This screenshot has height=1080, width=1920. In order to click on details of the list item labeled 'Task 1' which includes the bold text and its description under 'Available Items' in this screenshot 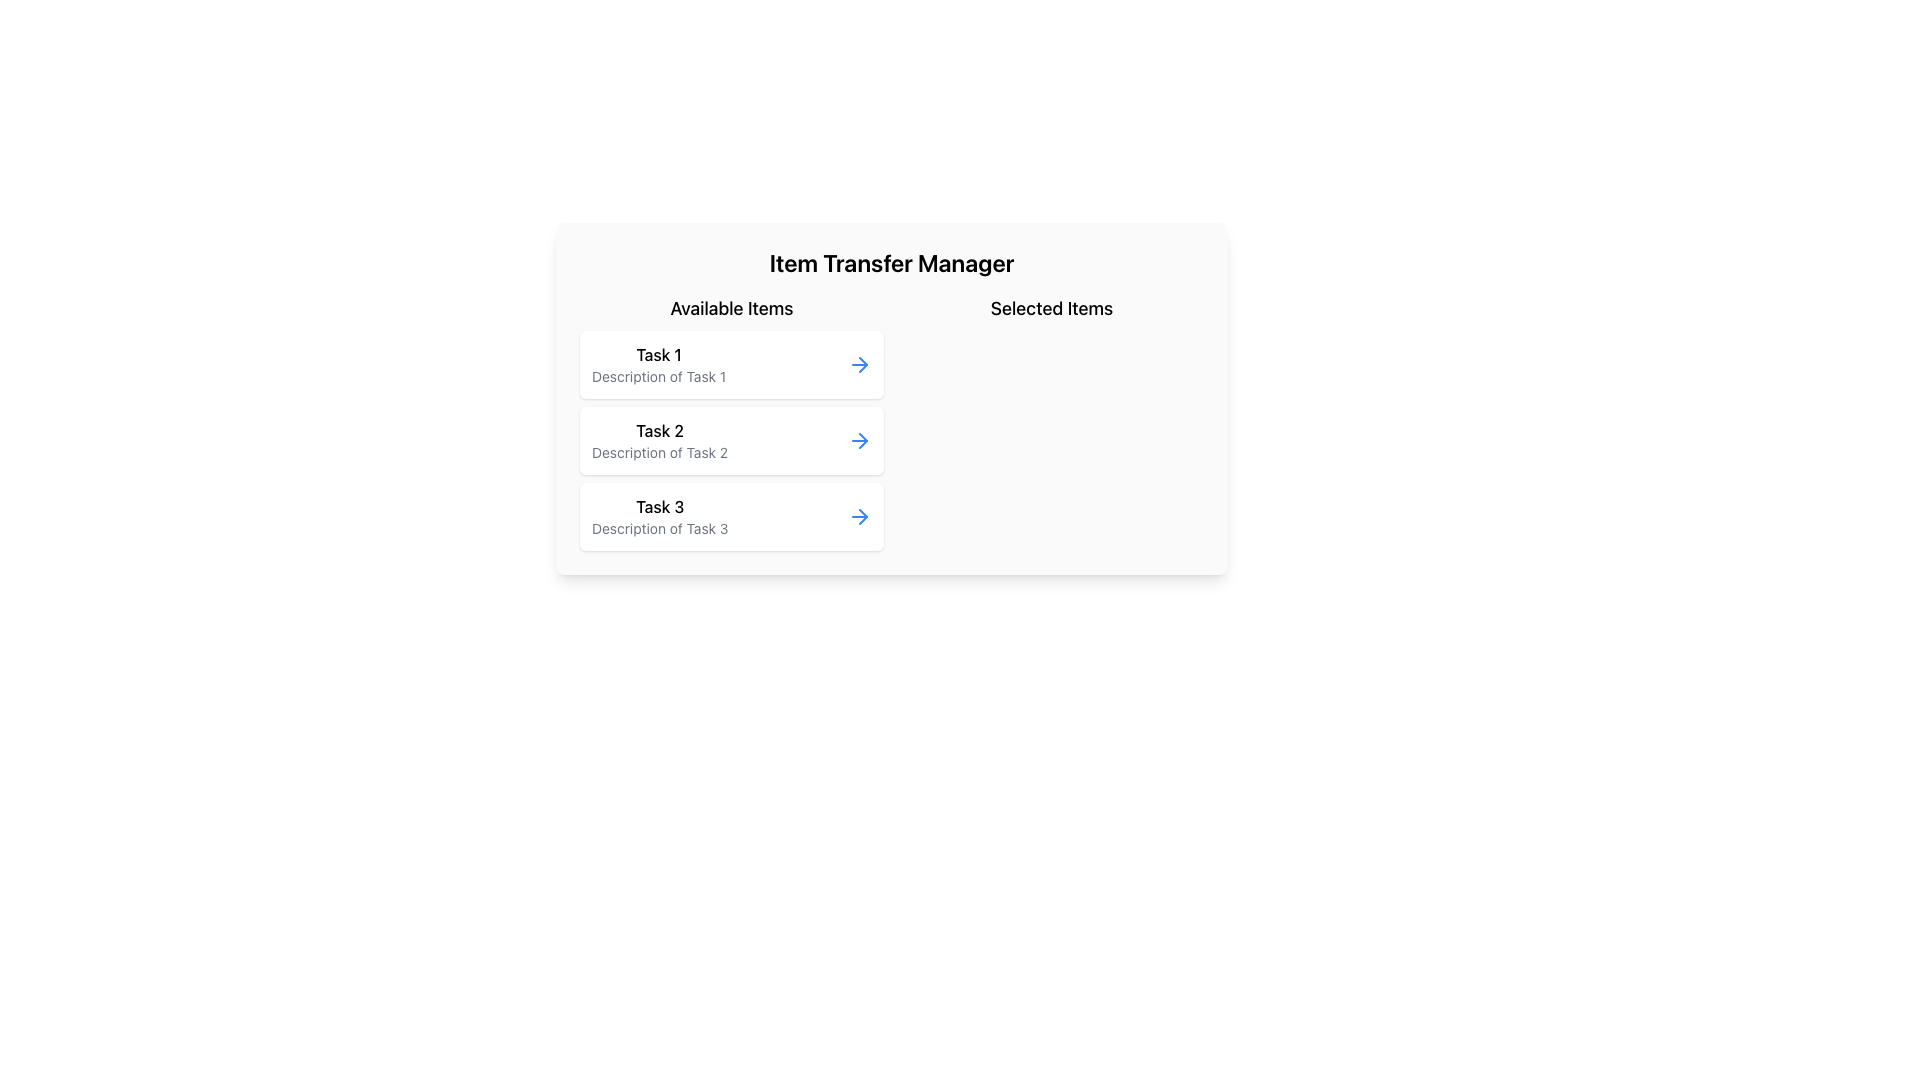, I will do `click(659, 365)`.